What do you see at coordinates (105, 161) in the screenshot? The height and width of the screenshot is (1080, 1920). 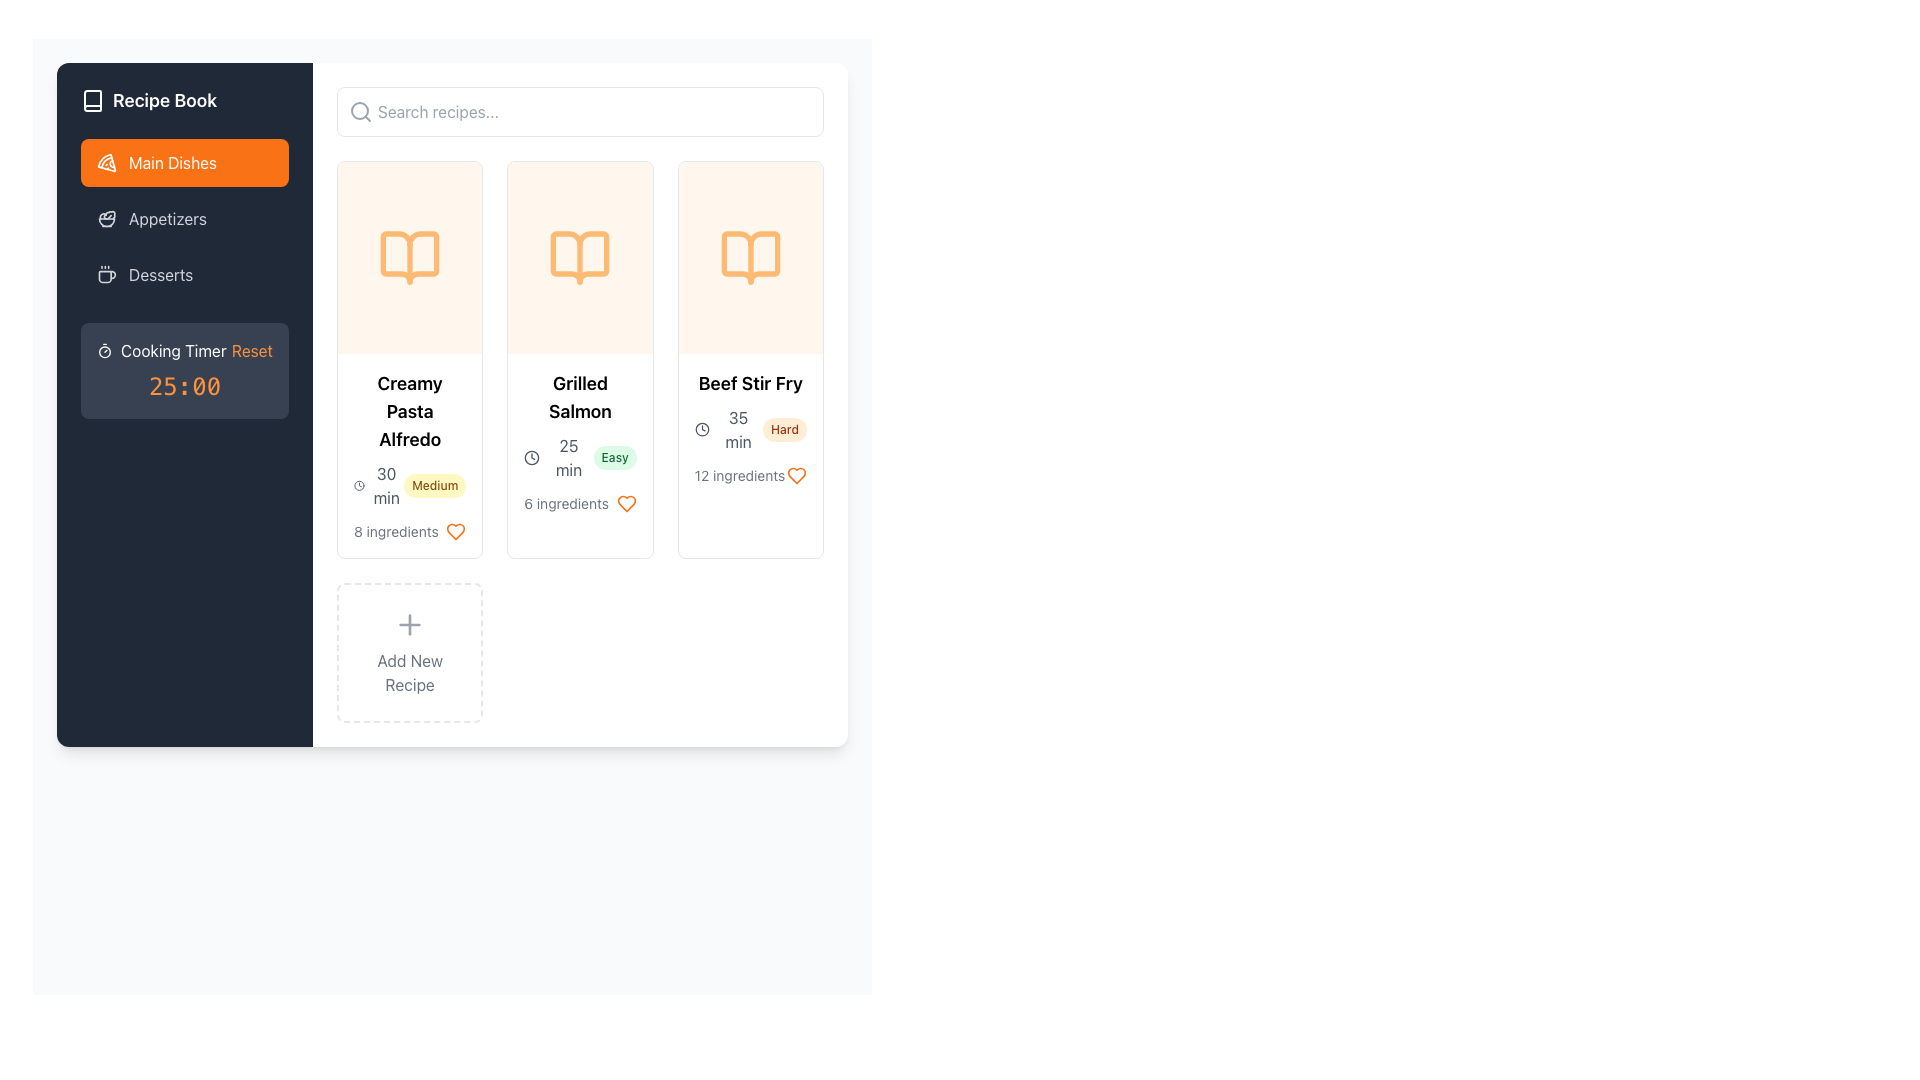 I see `the 'Main Dishes' navigation icon located in the left sidebar of the interface, which visually represents the 'Main Dishes' category` at bounding box center [105, 161].